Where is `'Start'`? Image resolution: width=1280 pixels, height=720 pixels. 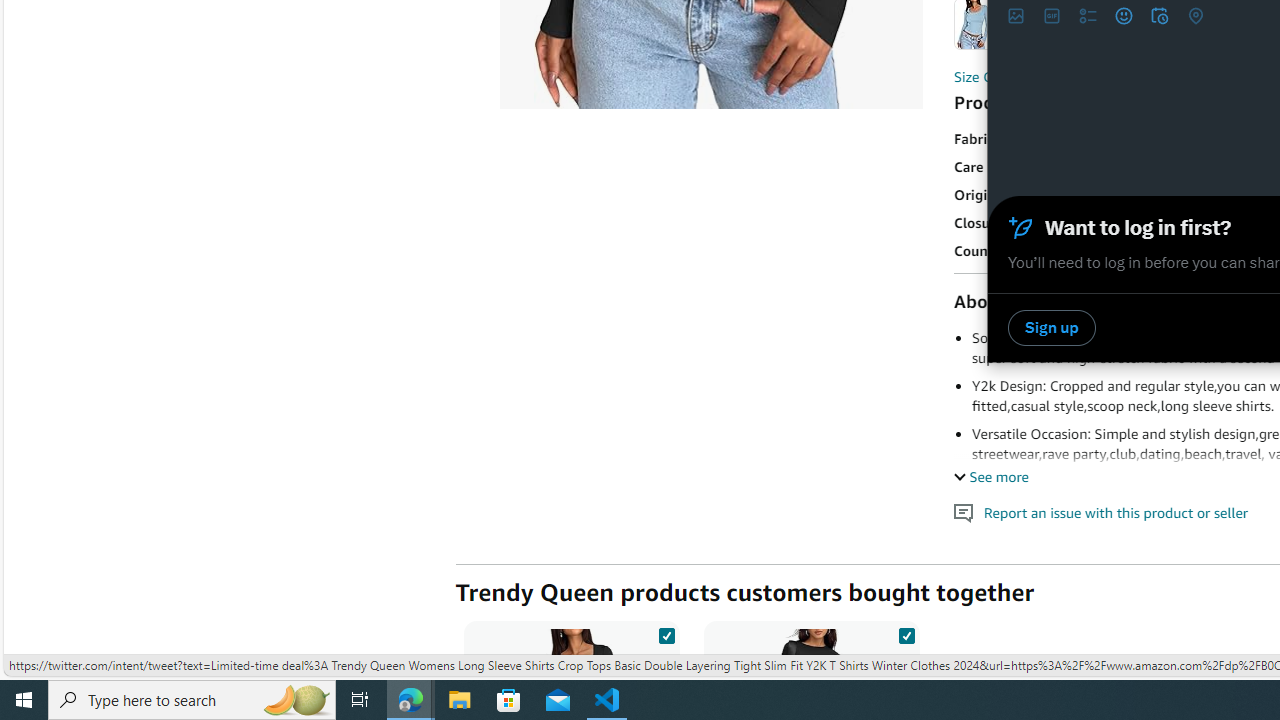 'Start' is located at coordinates (24, 698).